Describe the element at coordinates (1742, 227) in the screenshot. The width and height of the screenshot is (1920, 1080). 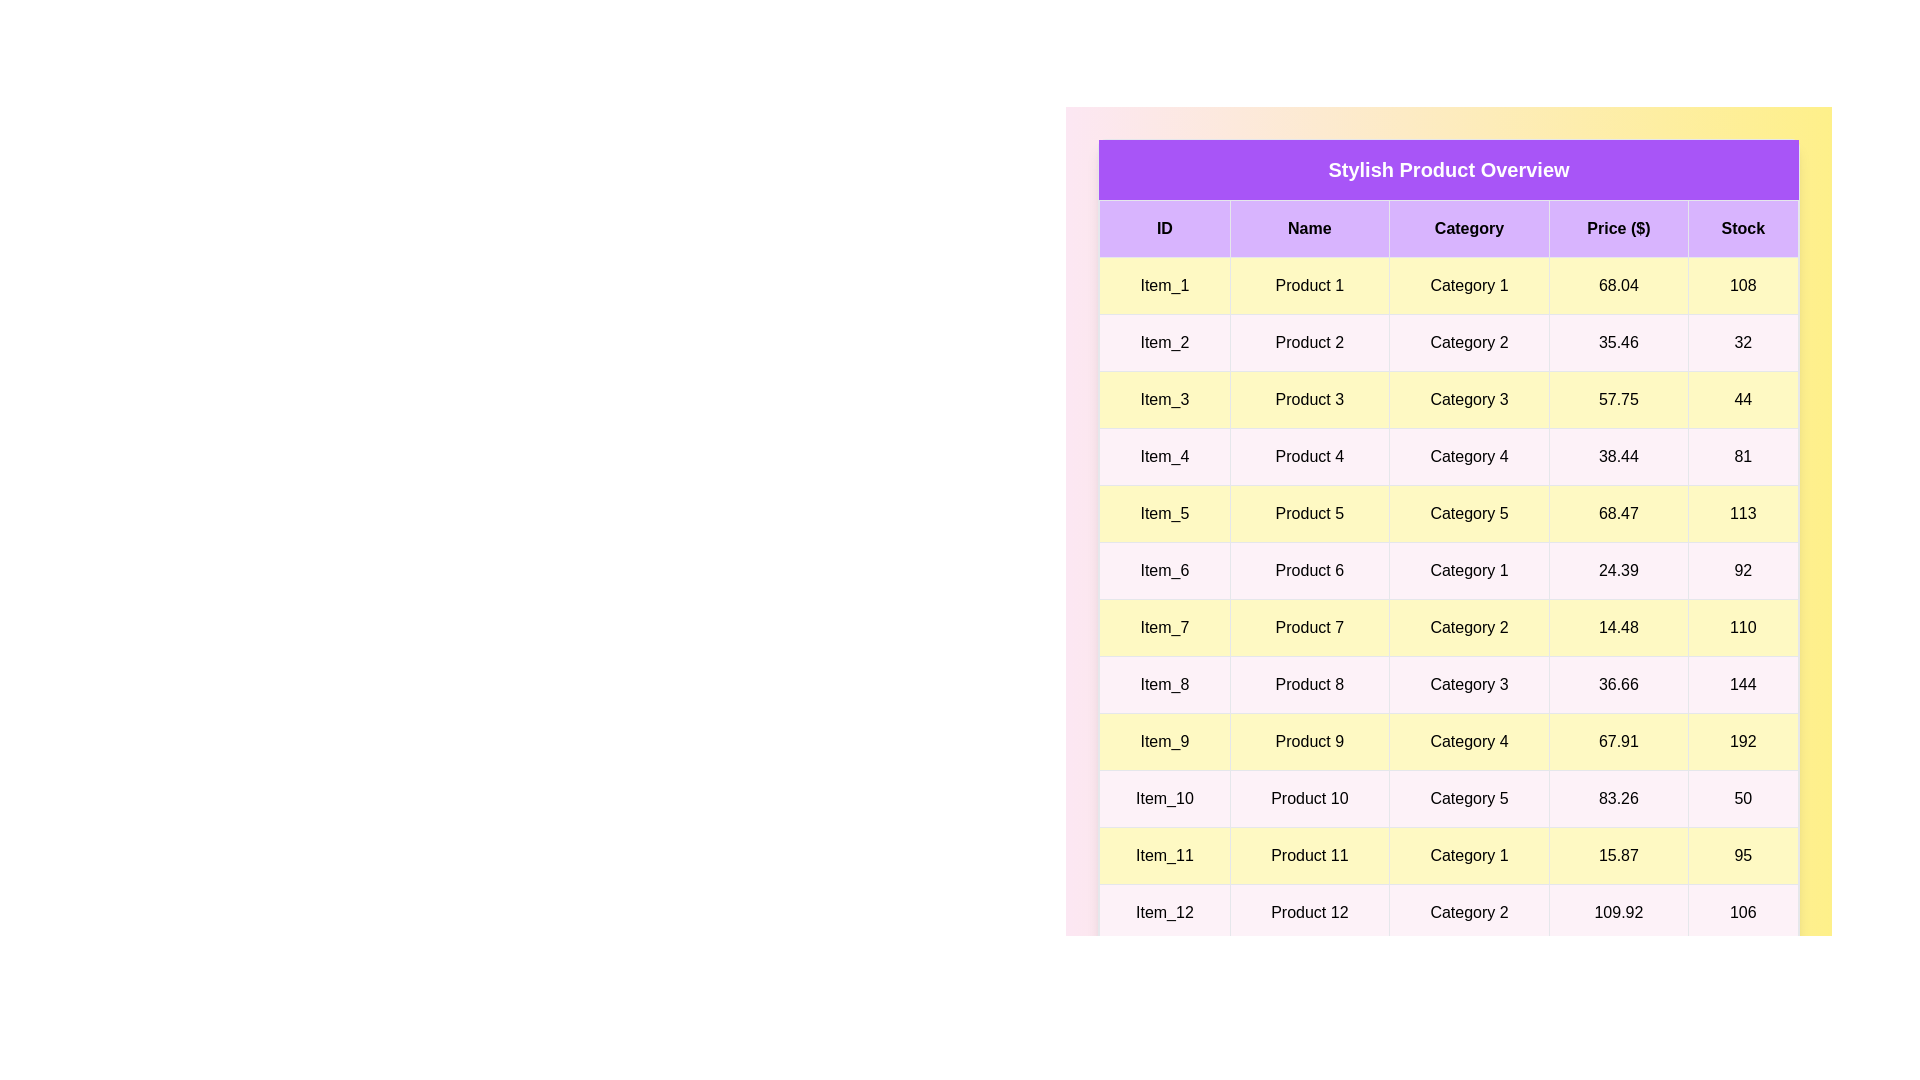
I see `the column header Stock to sort the table by that column` at that location.